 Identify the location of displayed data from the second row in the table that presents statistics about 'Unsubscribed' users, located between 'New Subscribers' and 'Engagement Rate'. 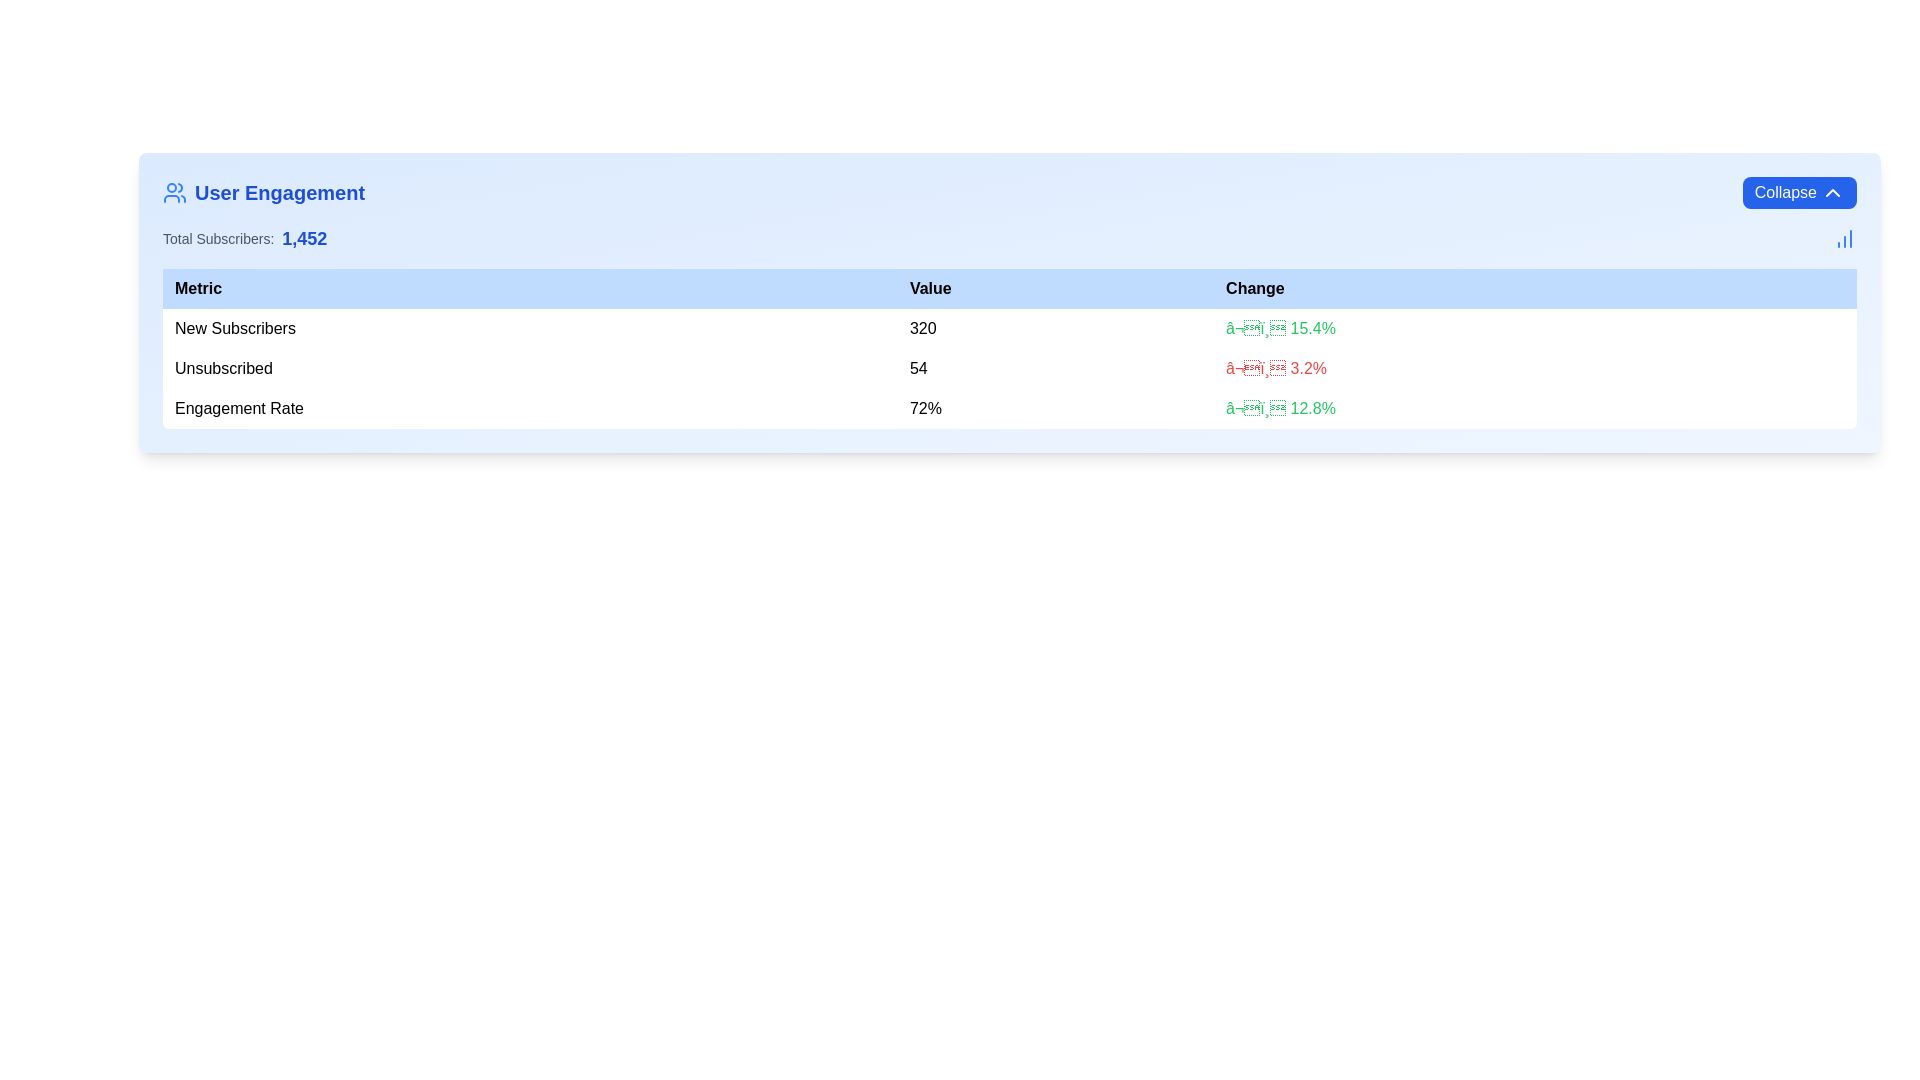
(1009, 369).